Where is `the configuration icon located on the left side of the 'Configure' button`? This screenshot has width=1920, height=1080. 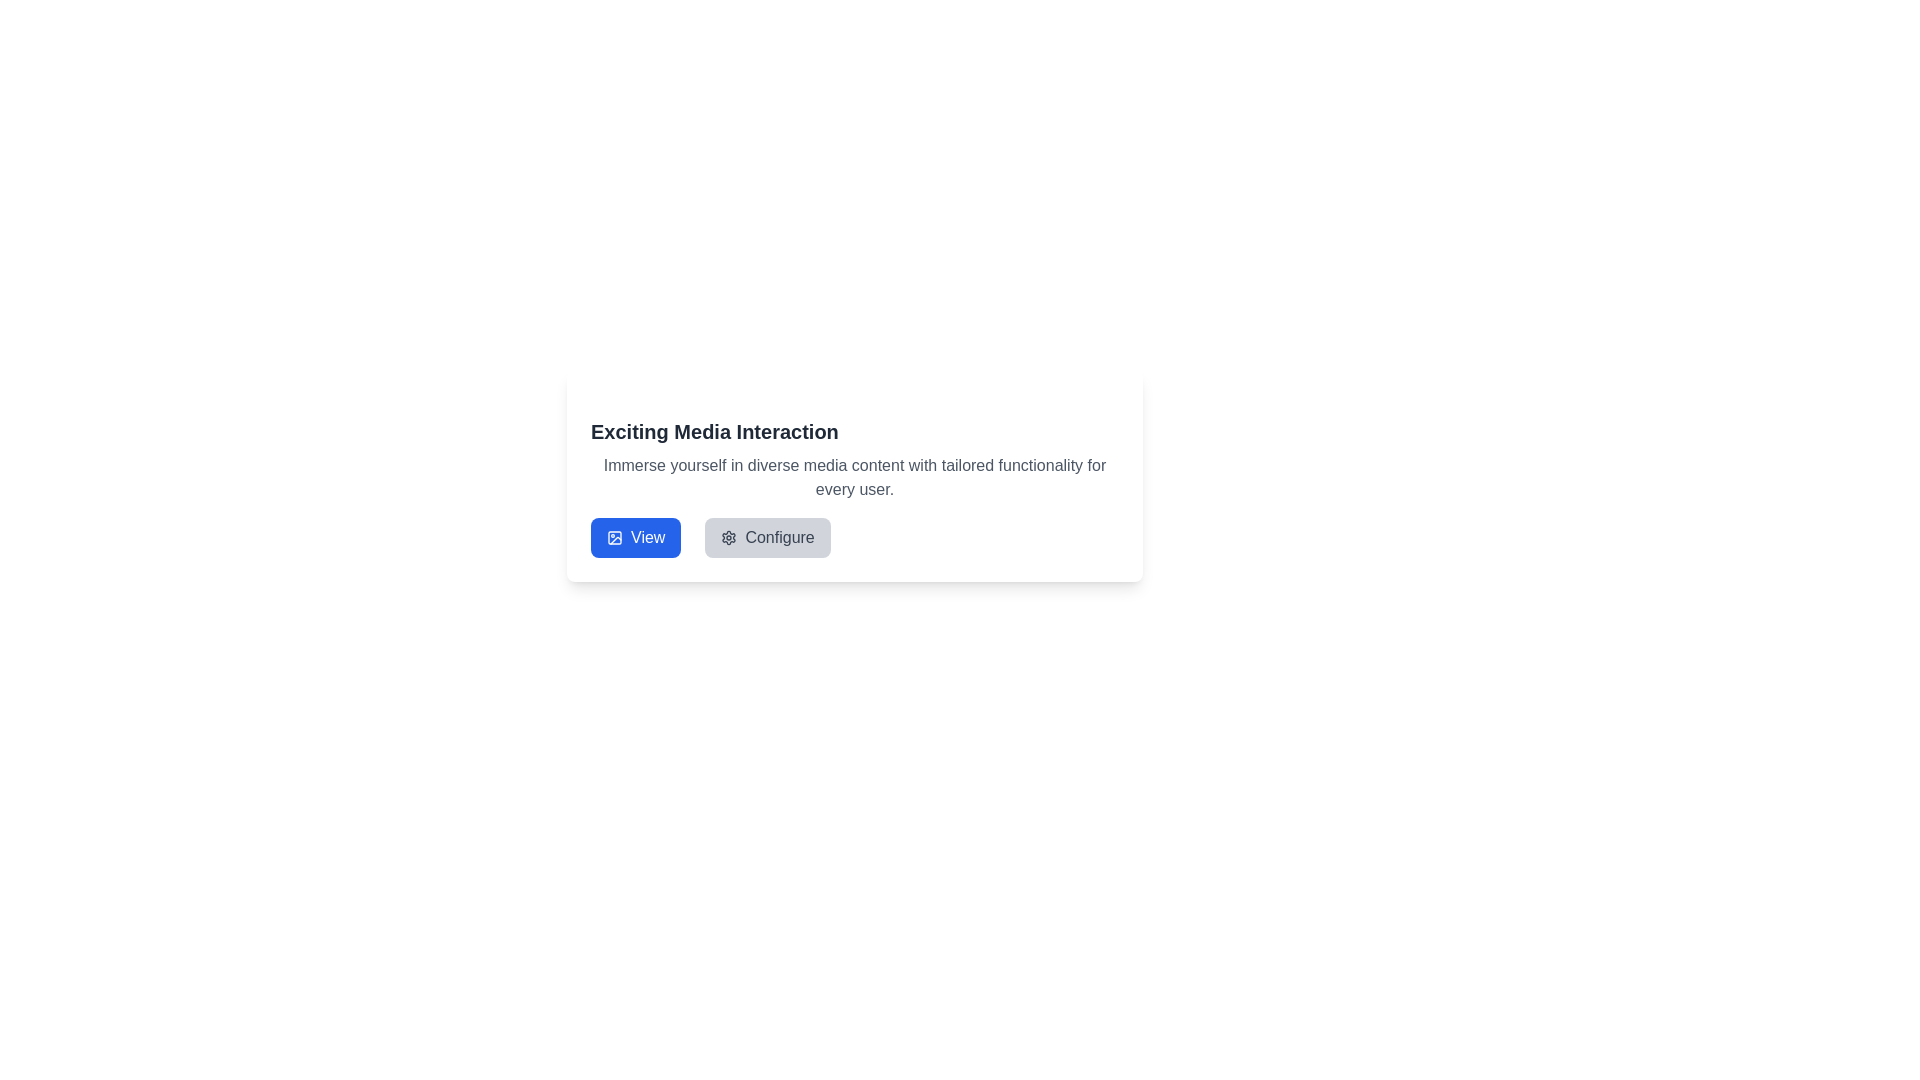 the configuration icon located on the left side of the 'Configure' button is located at coordinates (728, 536).